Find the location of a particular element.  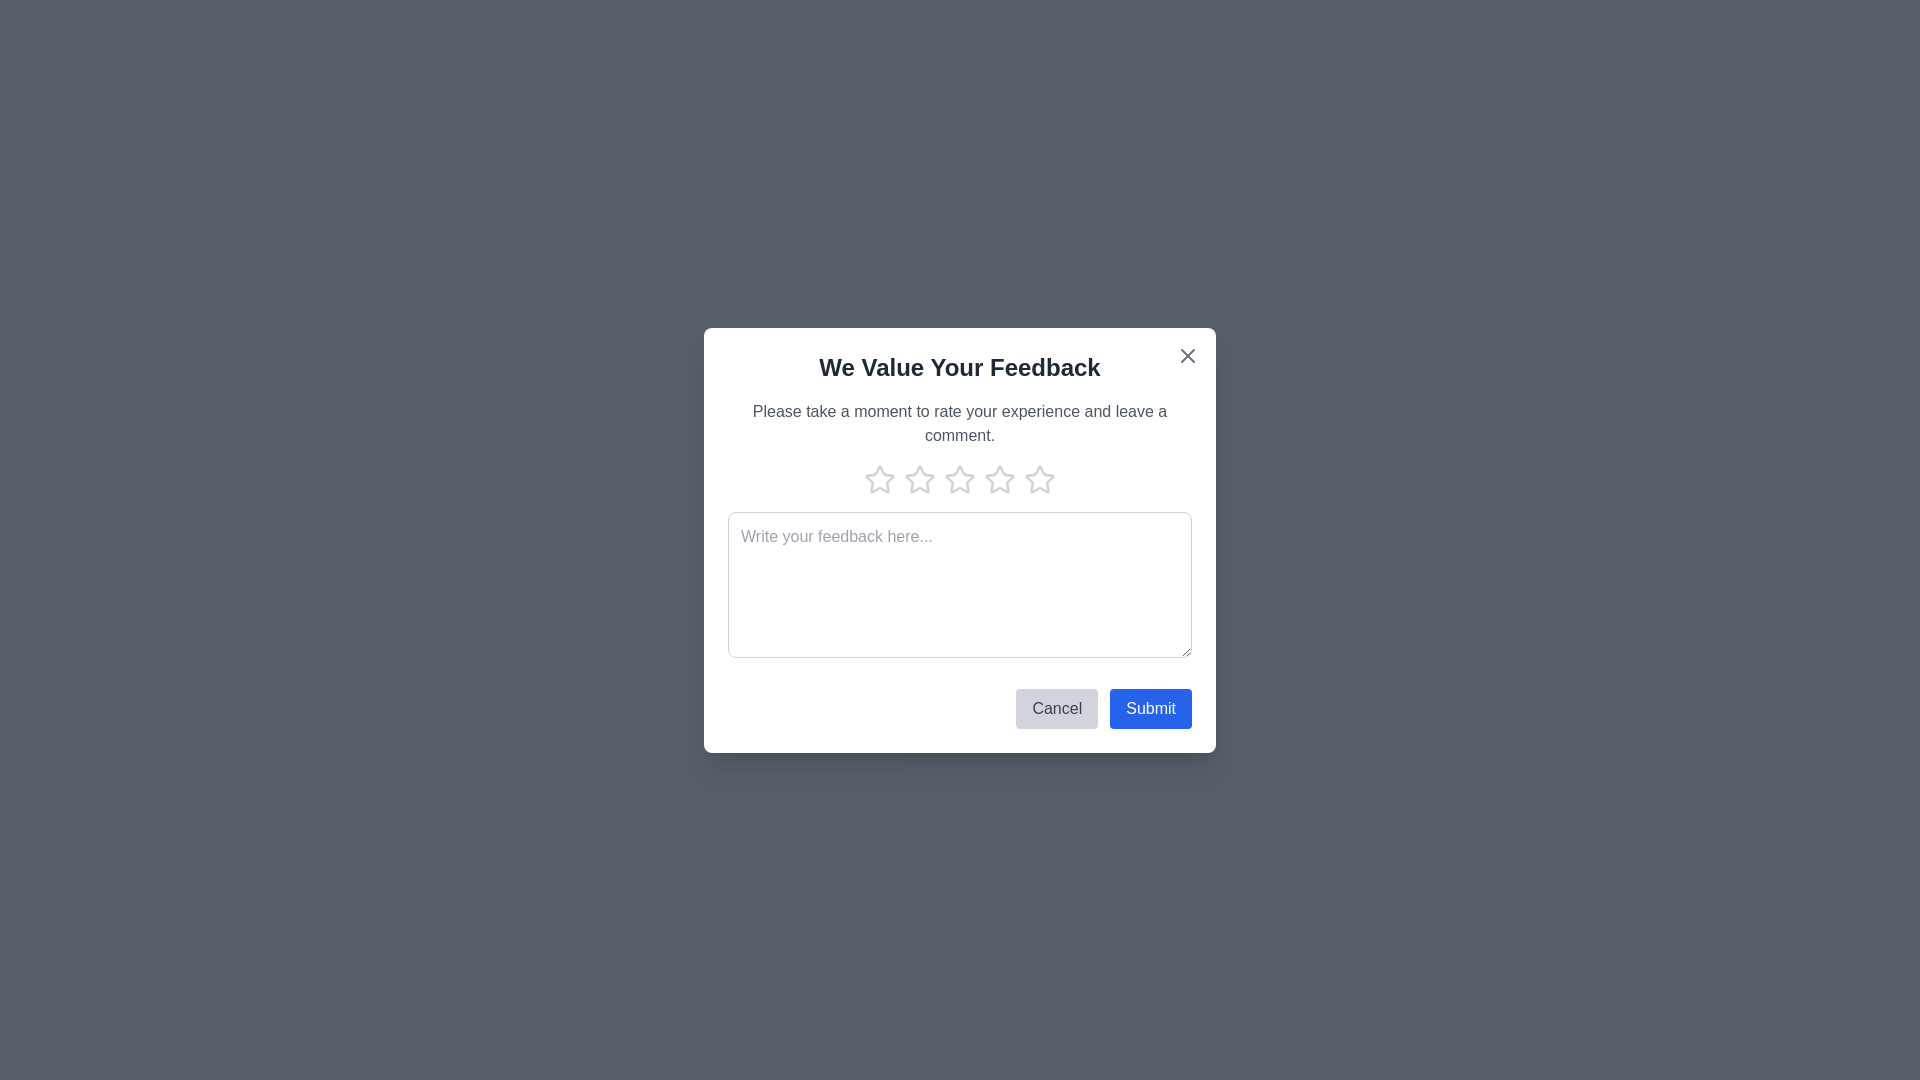

the 'Submit' button, which is a rectangular button with a blue background and white text, located at the bottom-right corner of the modal dialog box is located at coordinates (1151, 707).